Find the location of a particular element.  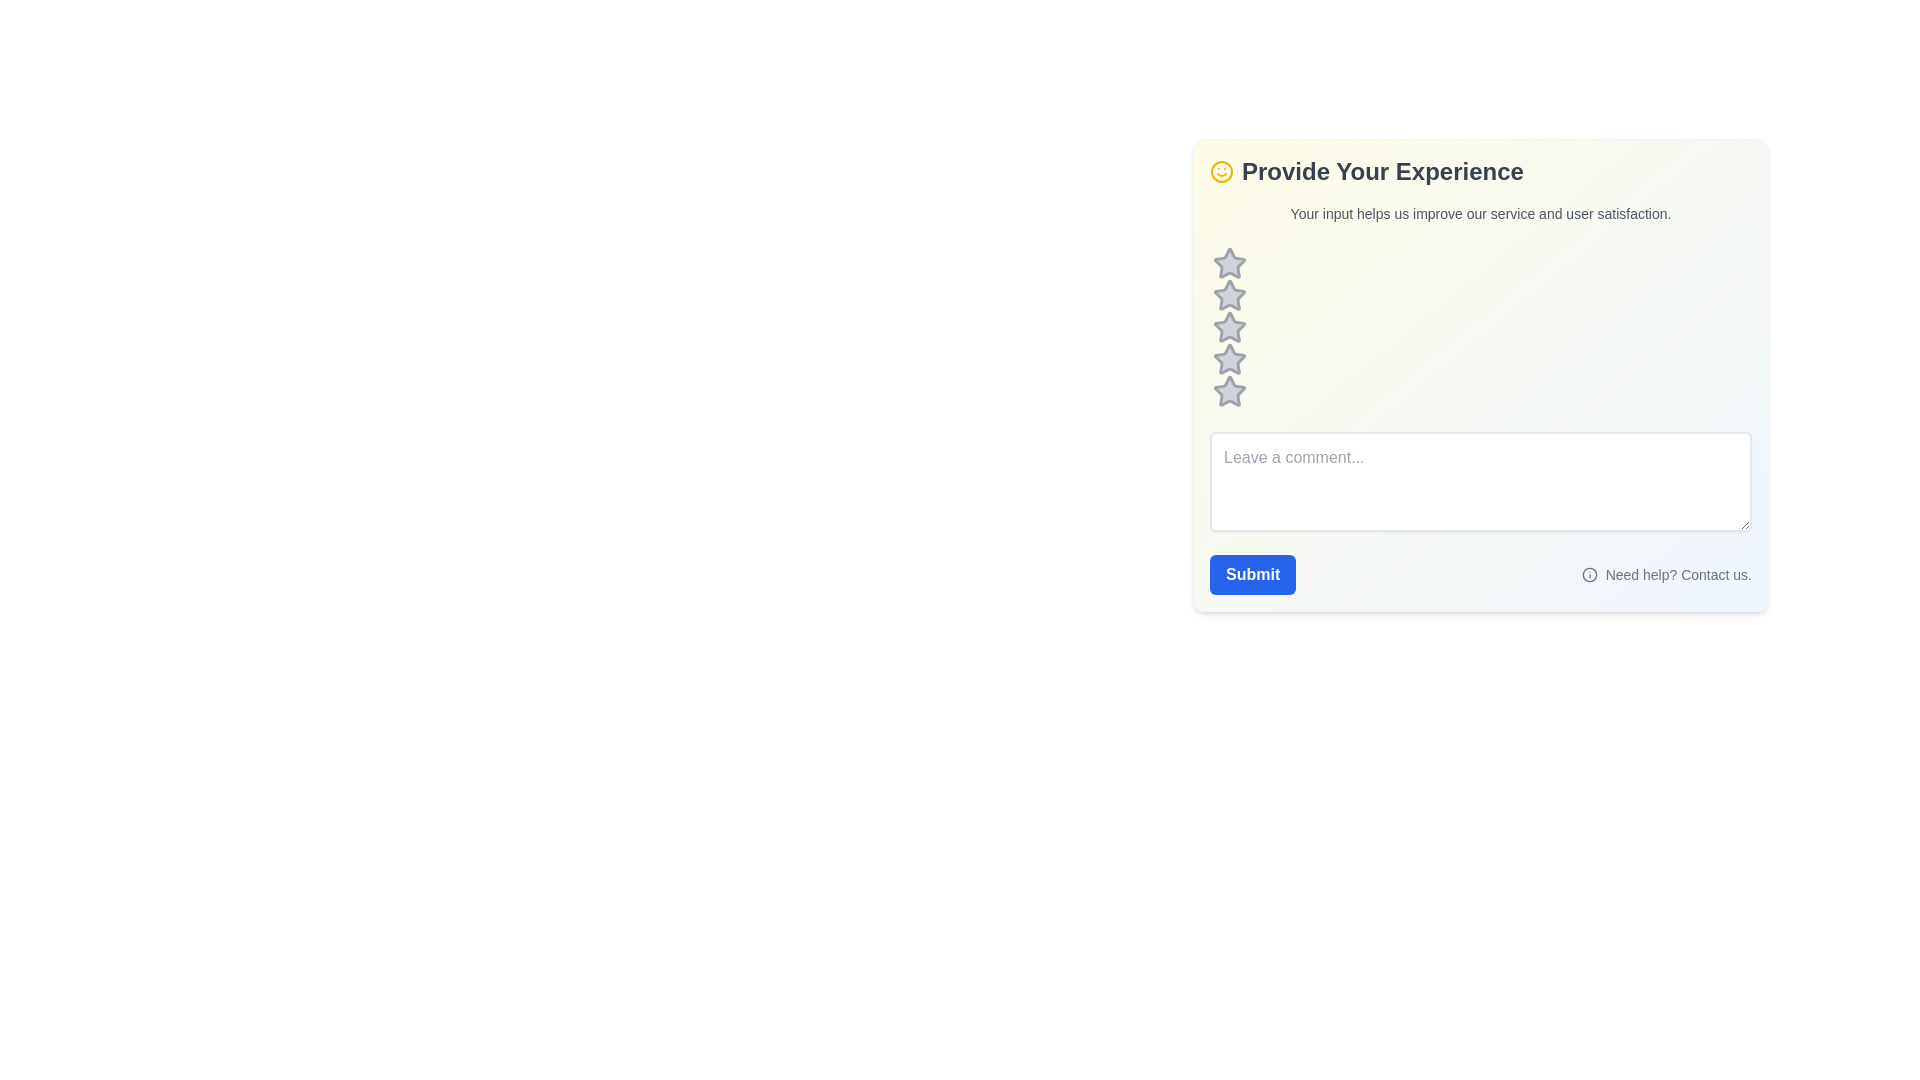

the fifth rating star in the vertical sequence is located at coordinates (1228, 392).